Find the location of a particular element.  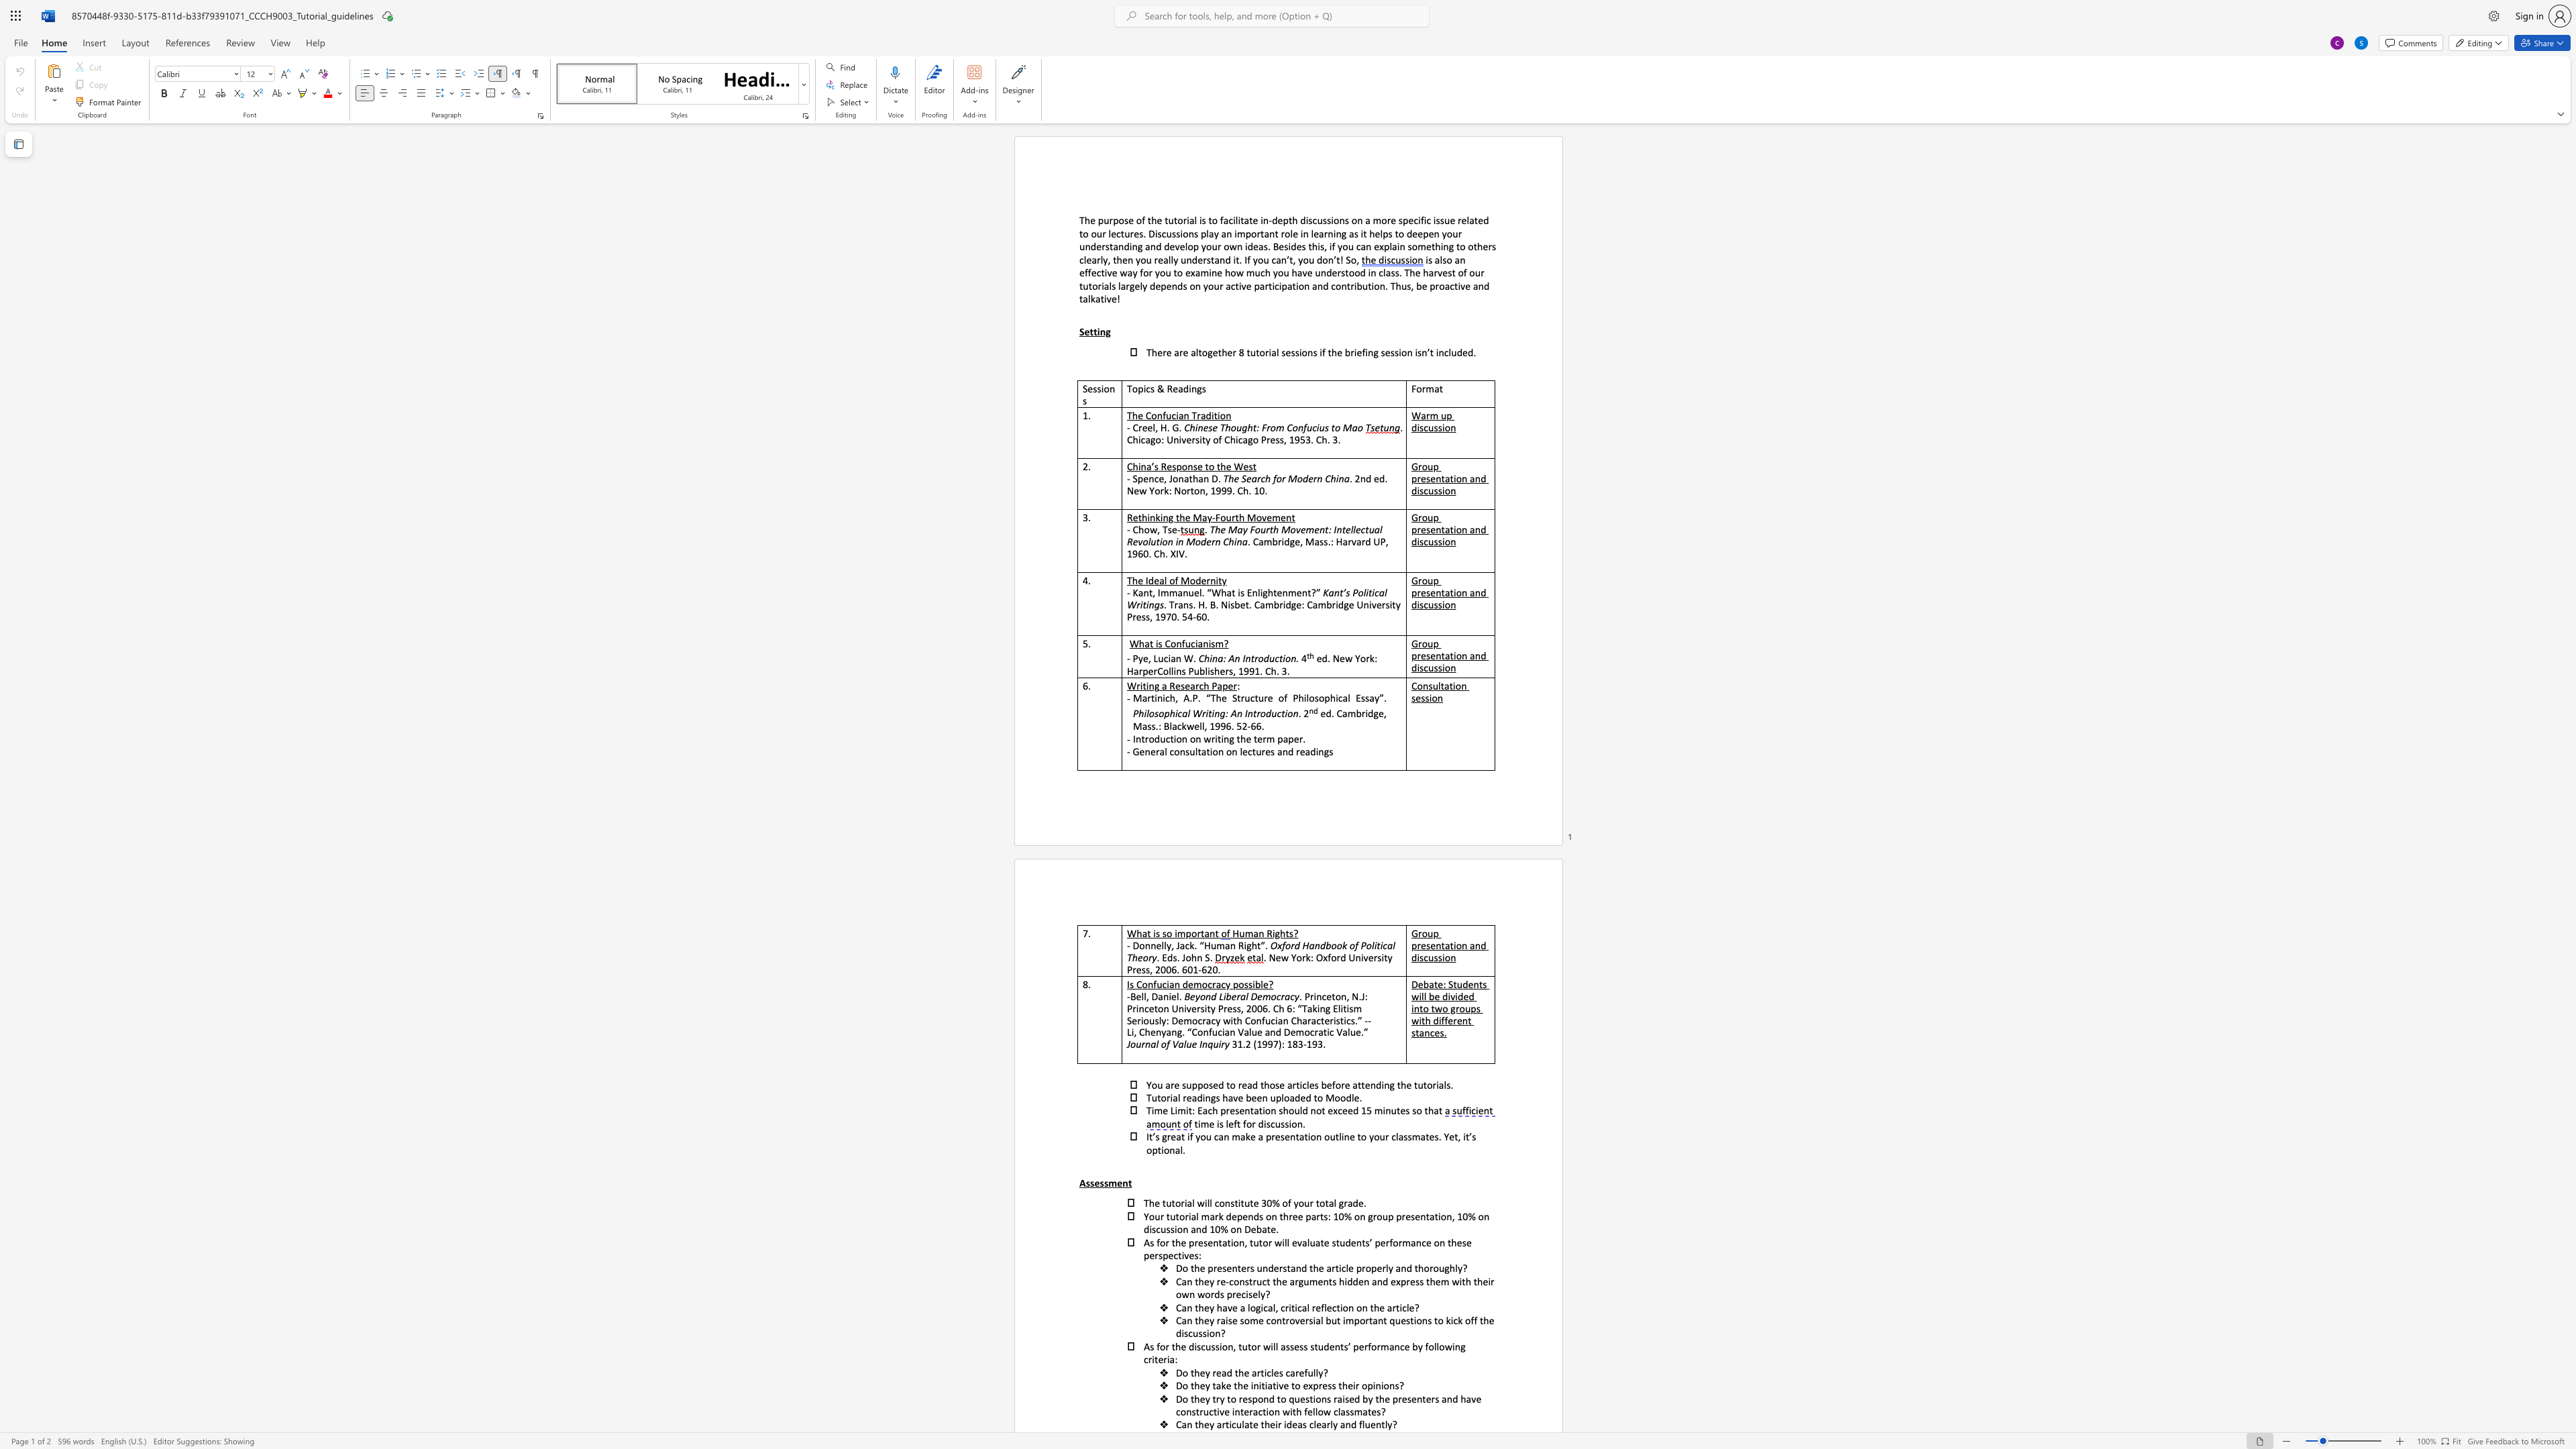

the subset text "ap" within the text "Introduction on writing the term paper." is located at coordinates (1281, 738).